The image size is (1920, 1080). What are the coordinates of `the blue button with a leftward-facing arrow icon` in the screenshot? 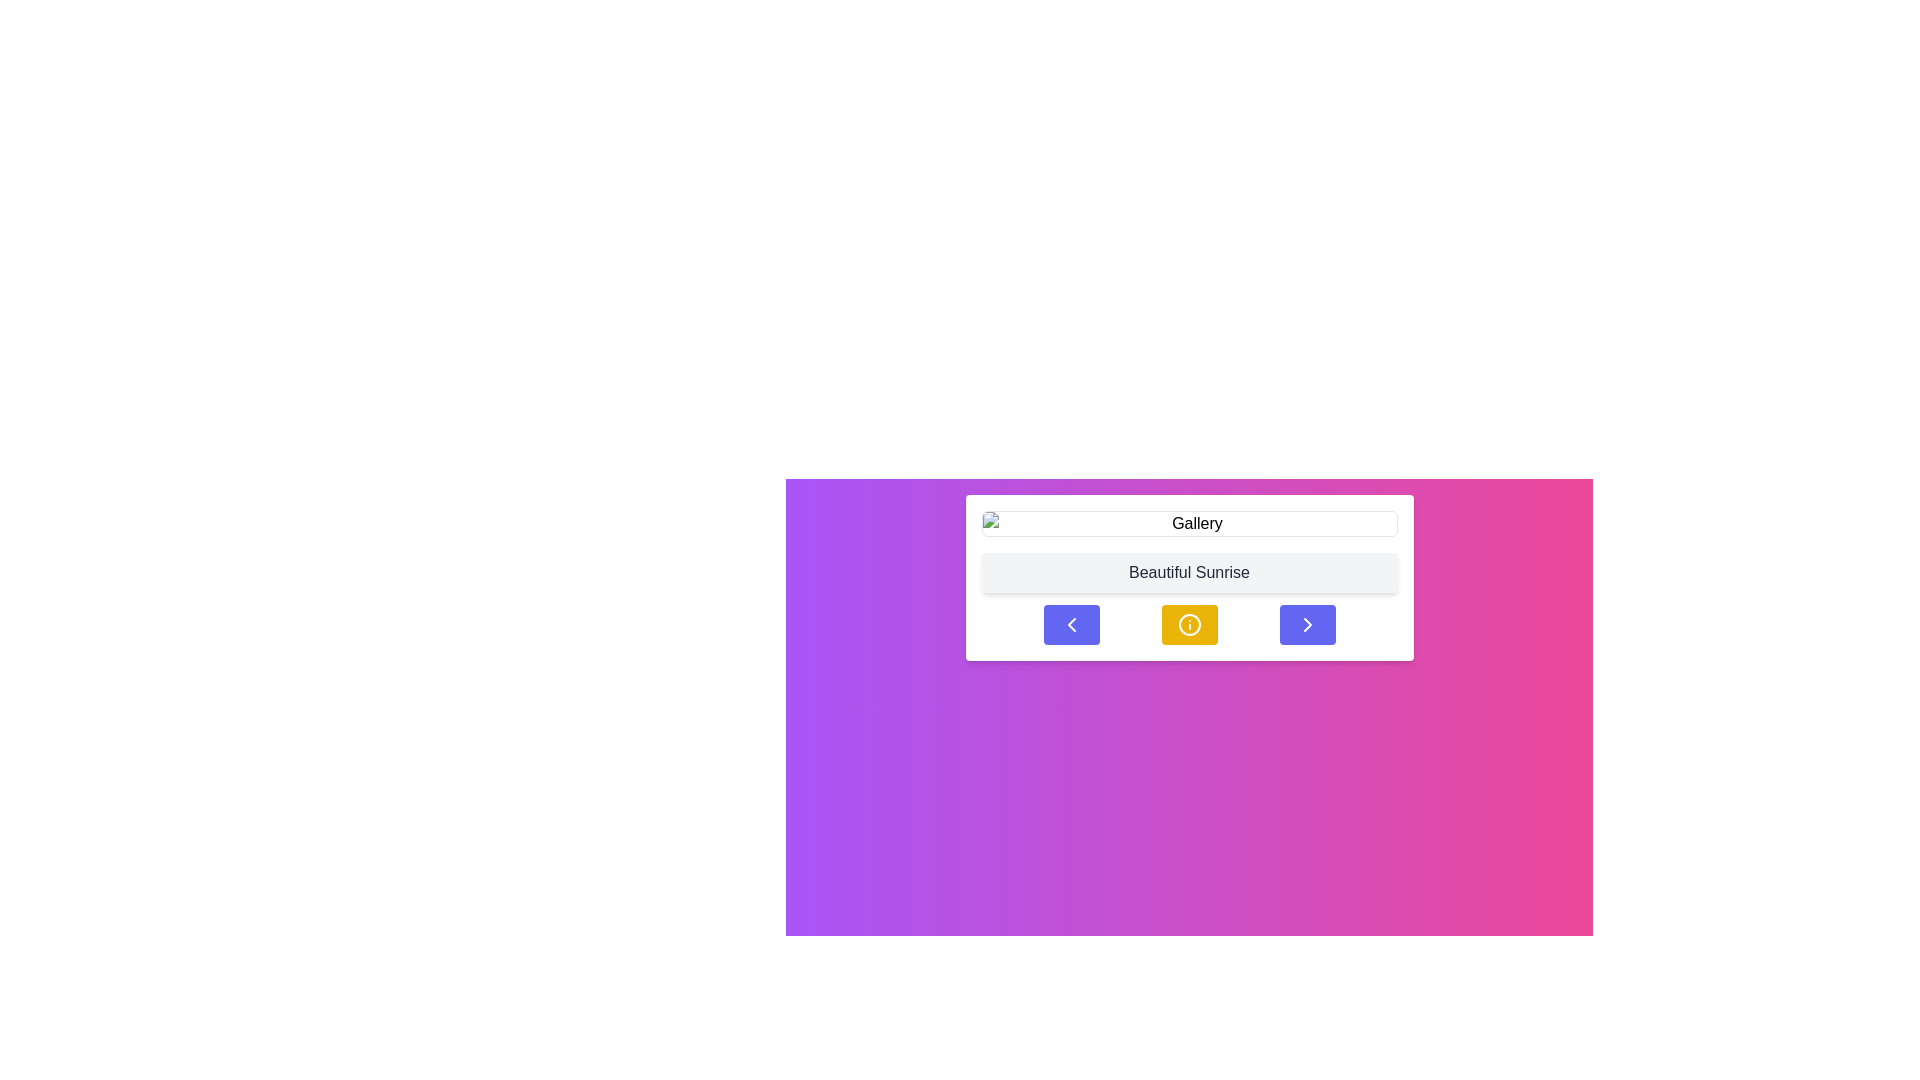 It's located at (1070, 623).